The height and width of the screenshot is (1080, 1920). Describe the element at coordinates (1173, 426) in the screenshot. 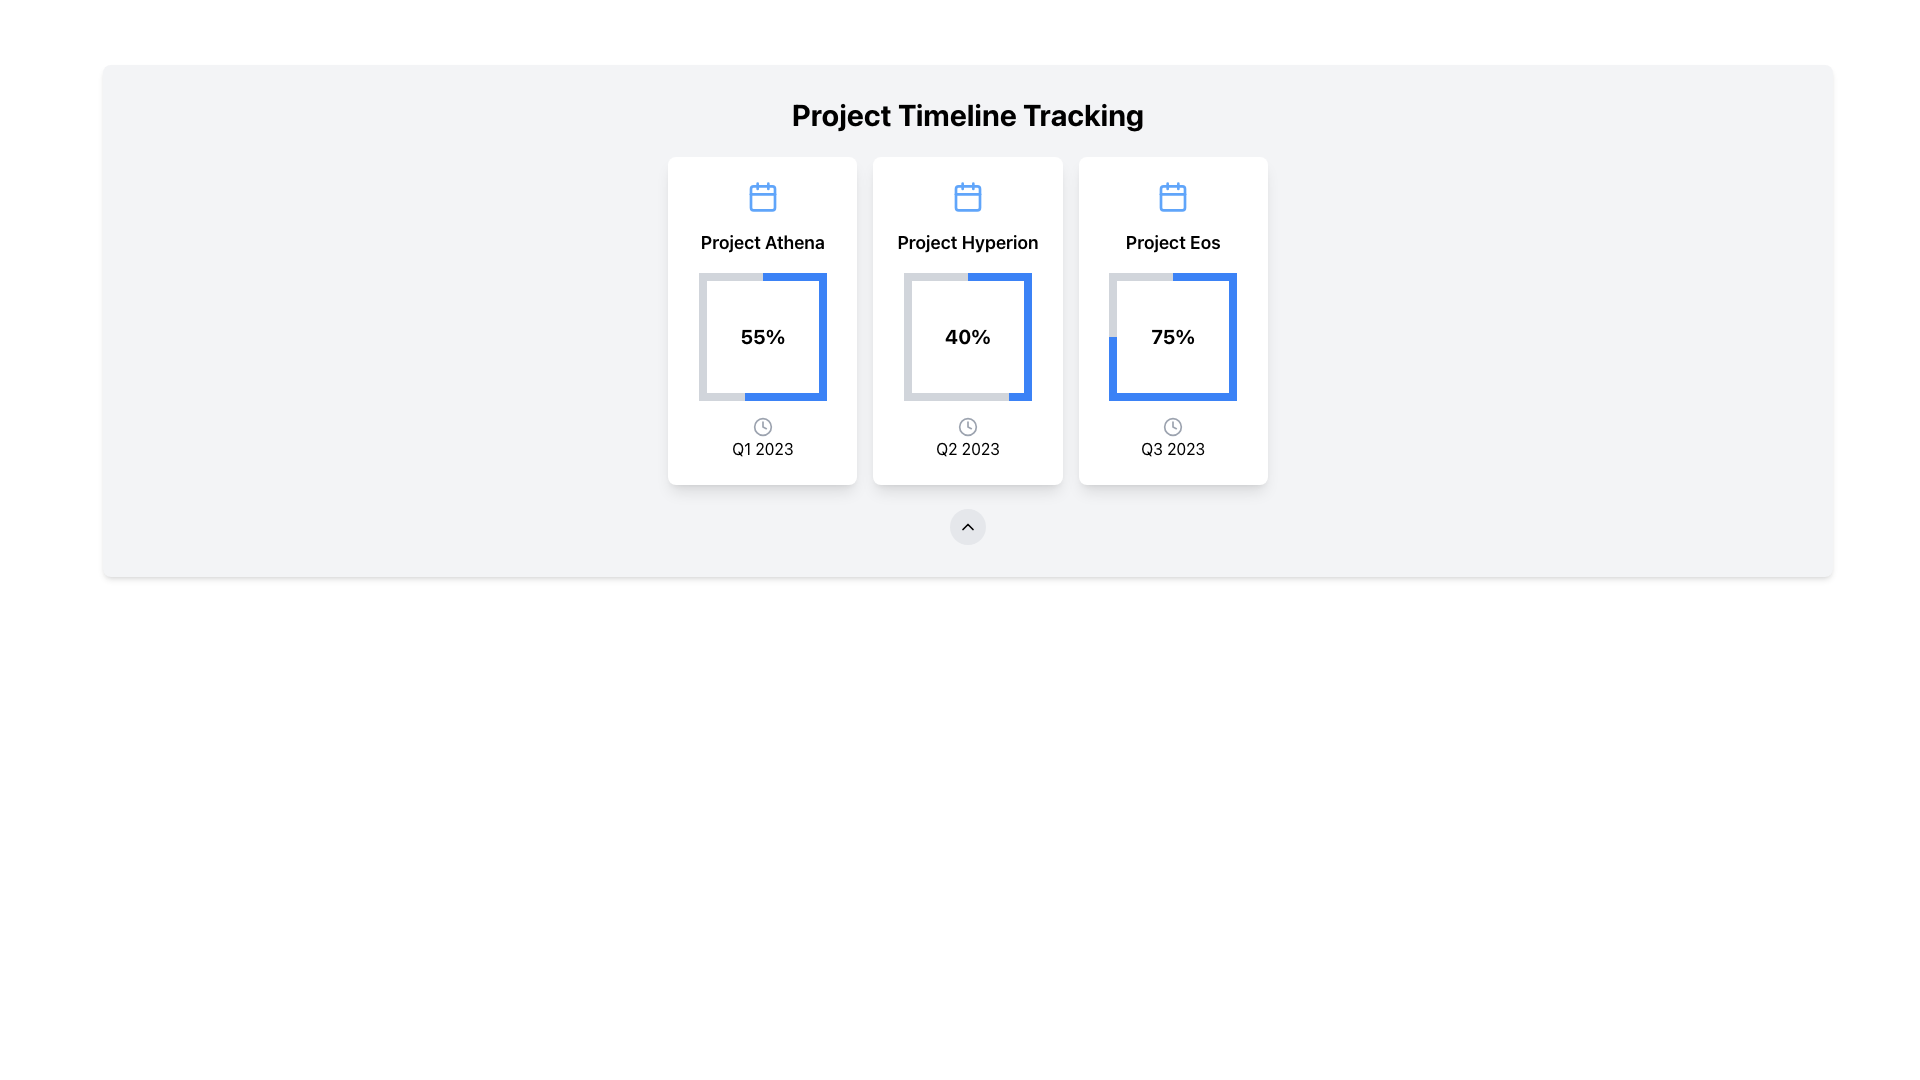

I see `the clock icon located above the 'Q3 2023' label on the 'Project Eos' card in the 'Project Timeline Tracking' interface` at that location.